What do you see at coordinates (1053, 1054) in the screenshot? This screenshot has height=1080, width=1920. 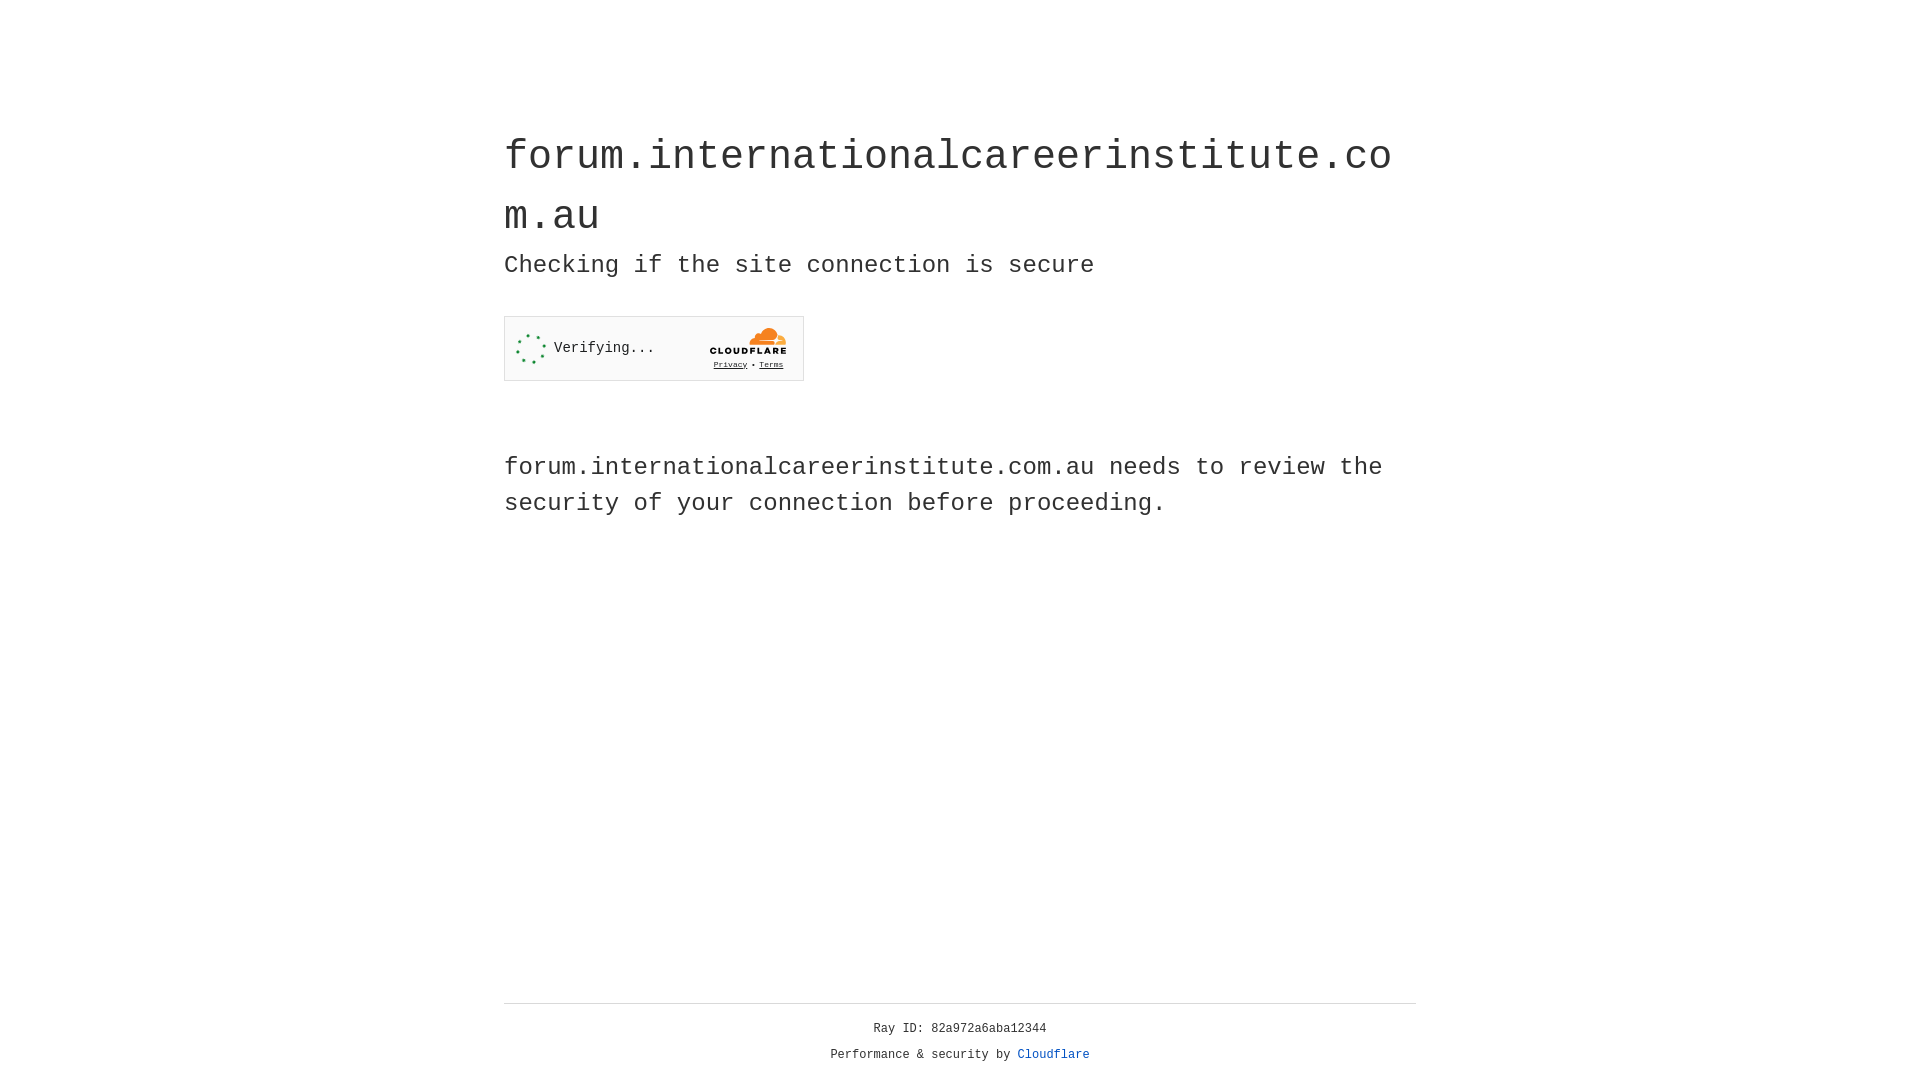 I see `'Cloudflare'` at bounding box center [1053, 1054].